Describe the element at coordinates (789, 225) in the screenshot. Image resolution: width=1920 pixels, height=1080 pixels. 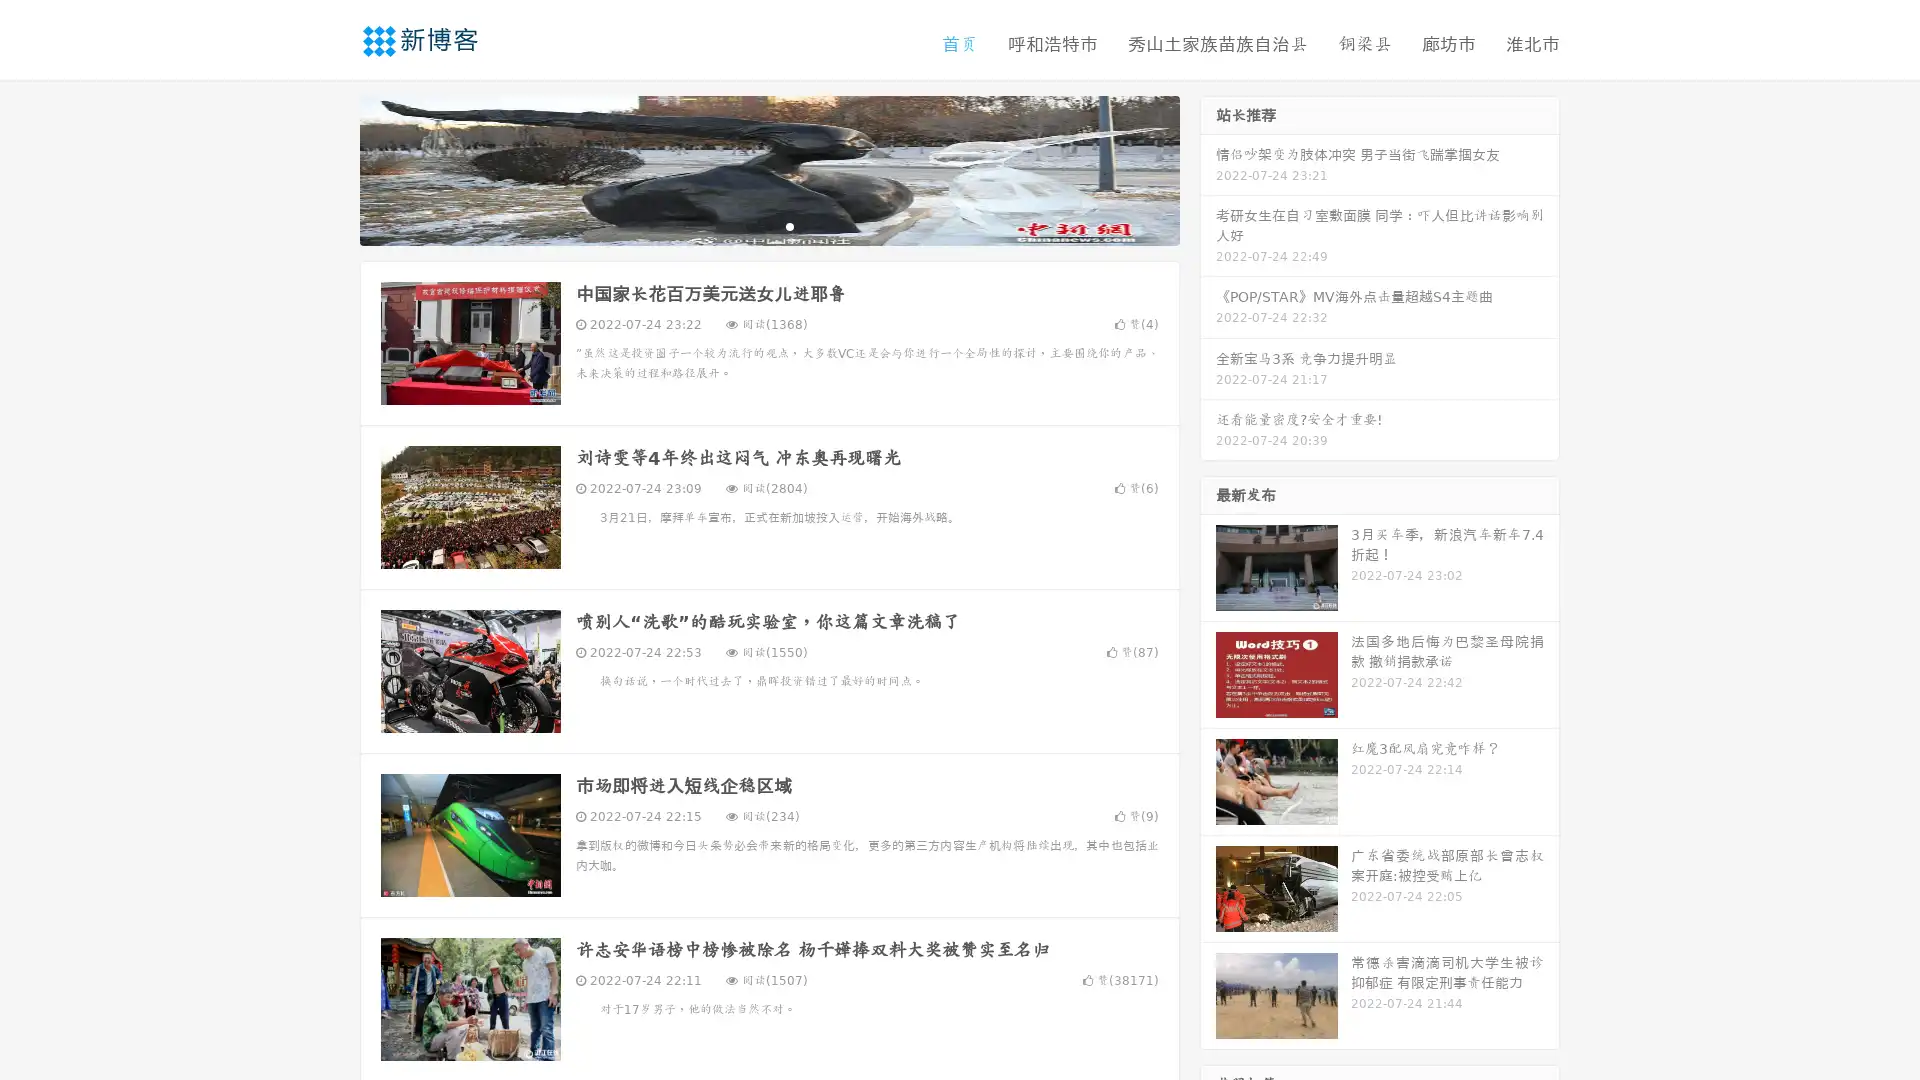
I see `Go to slide 3` at that location.